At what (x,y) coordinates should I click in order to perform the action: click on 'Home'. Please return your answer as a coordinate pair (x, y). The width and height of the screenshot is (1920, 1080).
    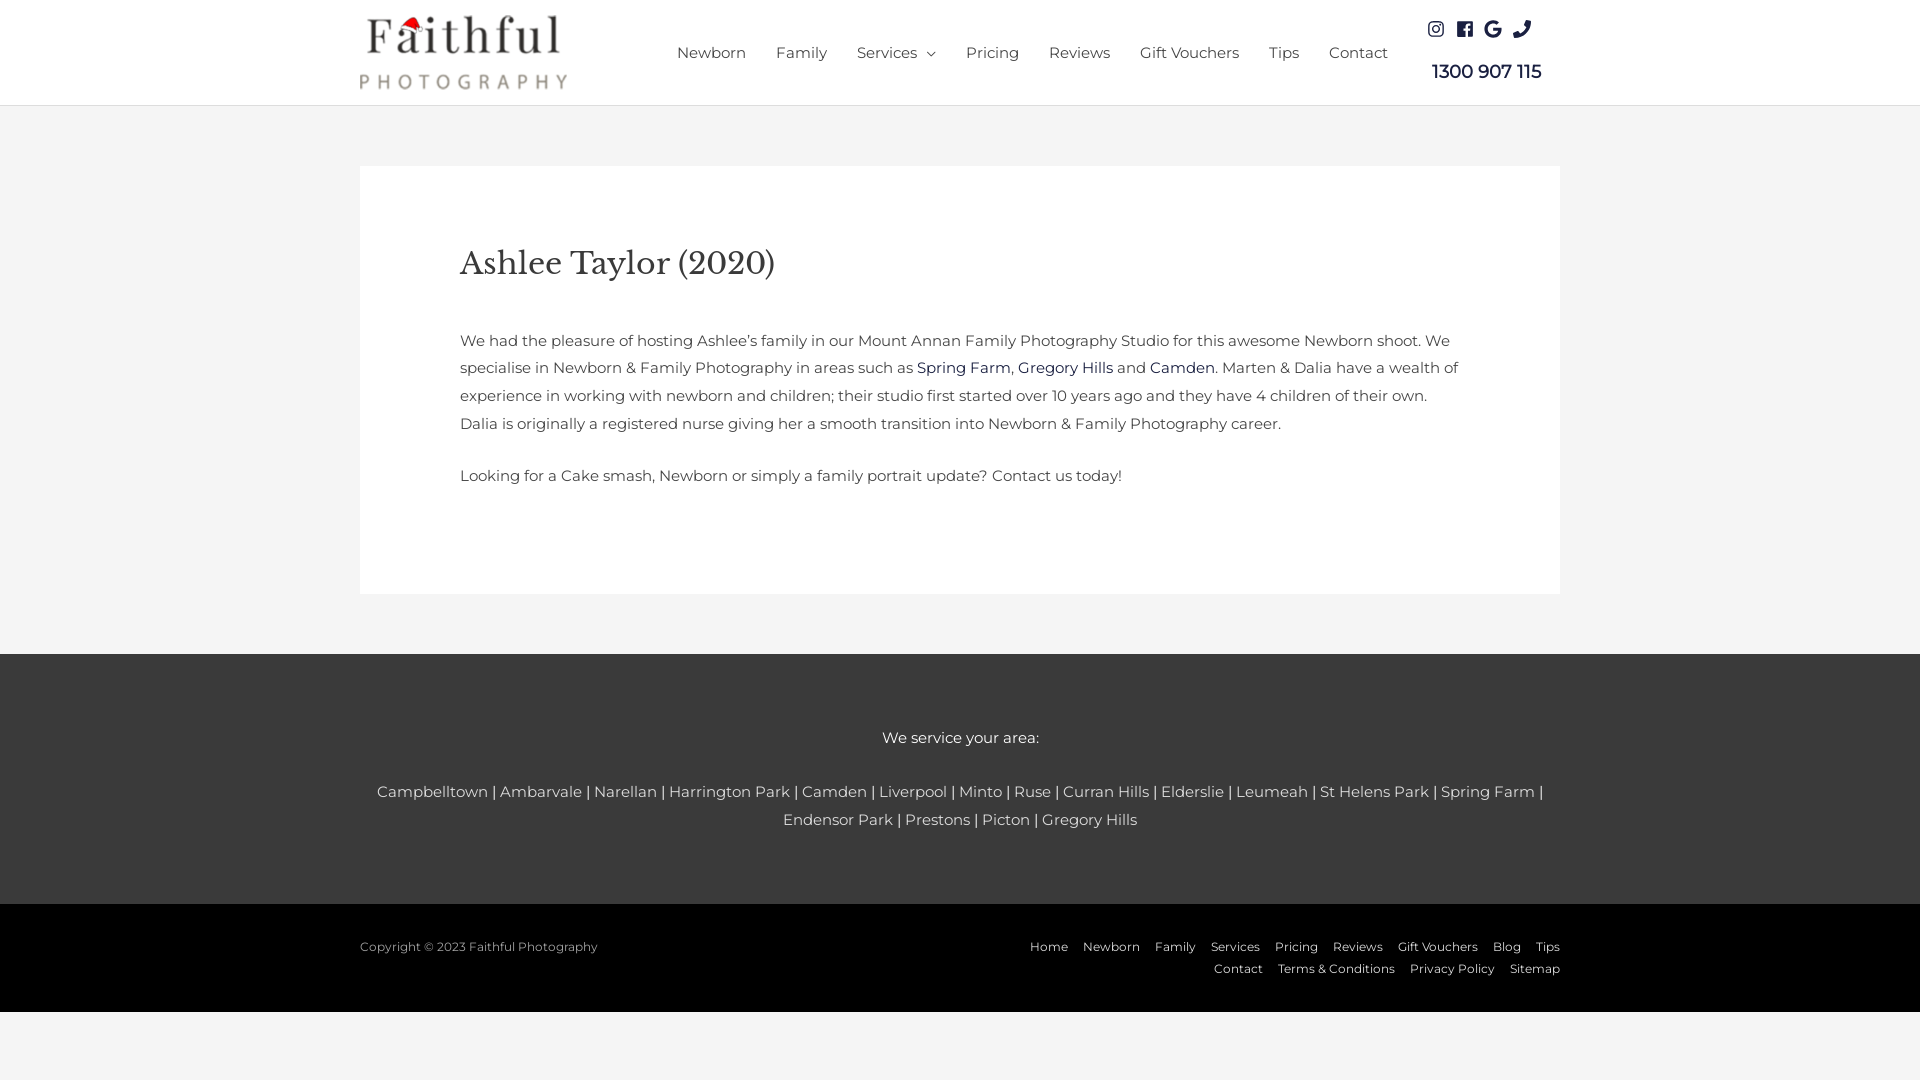
    Looking at the image, I should click on (1041, 945).